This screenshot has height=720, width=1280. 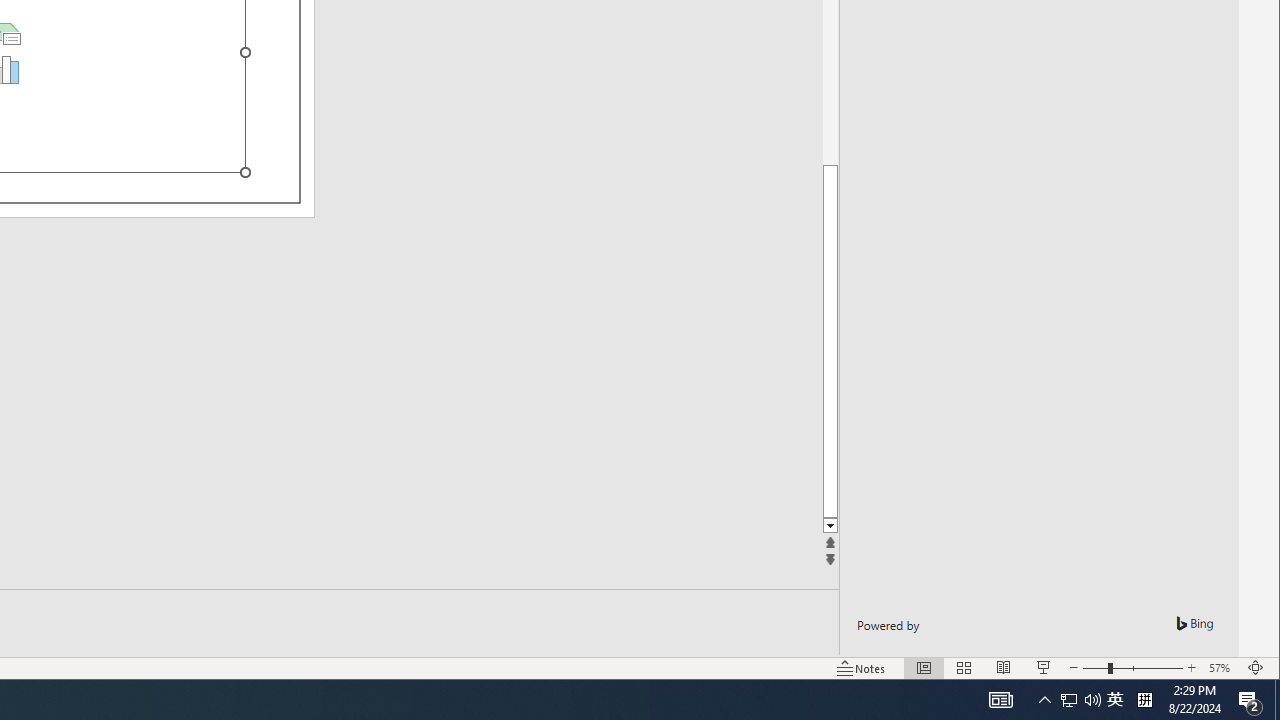 What do you see at coordinates (1221, 668) in the screenshot?
I see `'Zoom 57%'` at bounding box center [1221, 668].